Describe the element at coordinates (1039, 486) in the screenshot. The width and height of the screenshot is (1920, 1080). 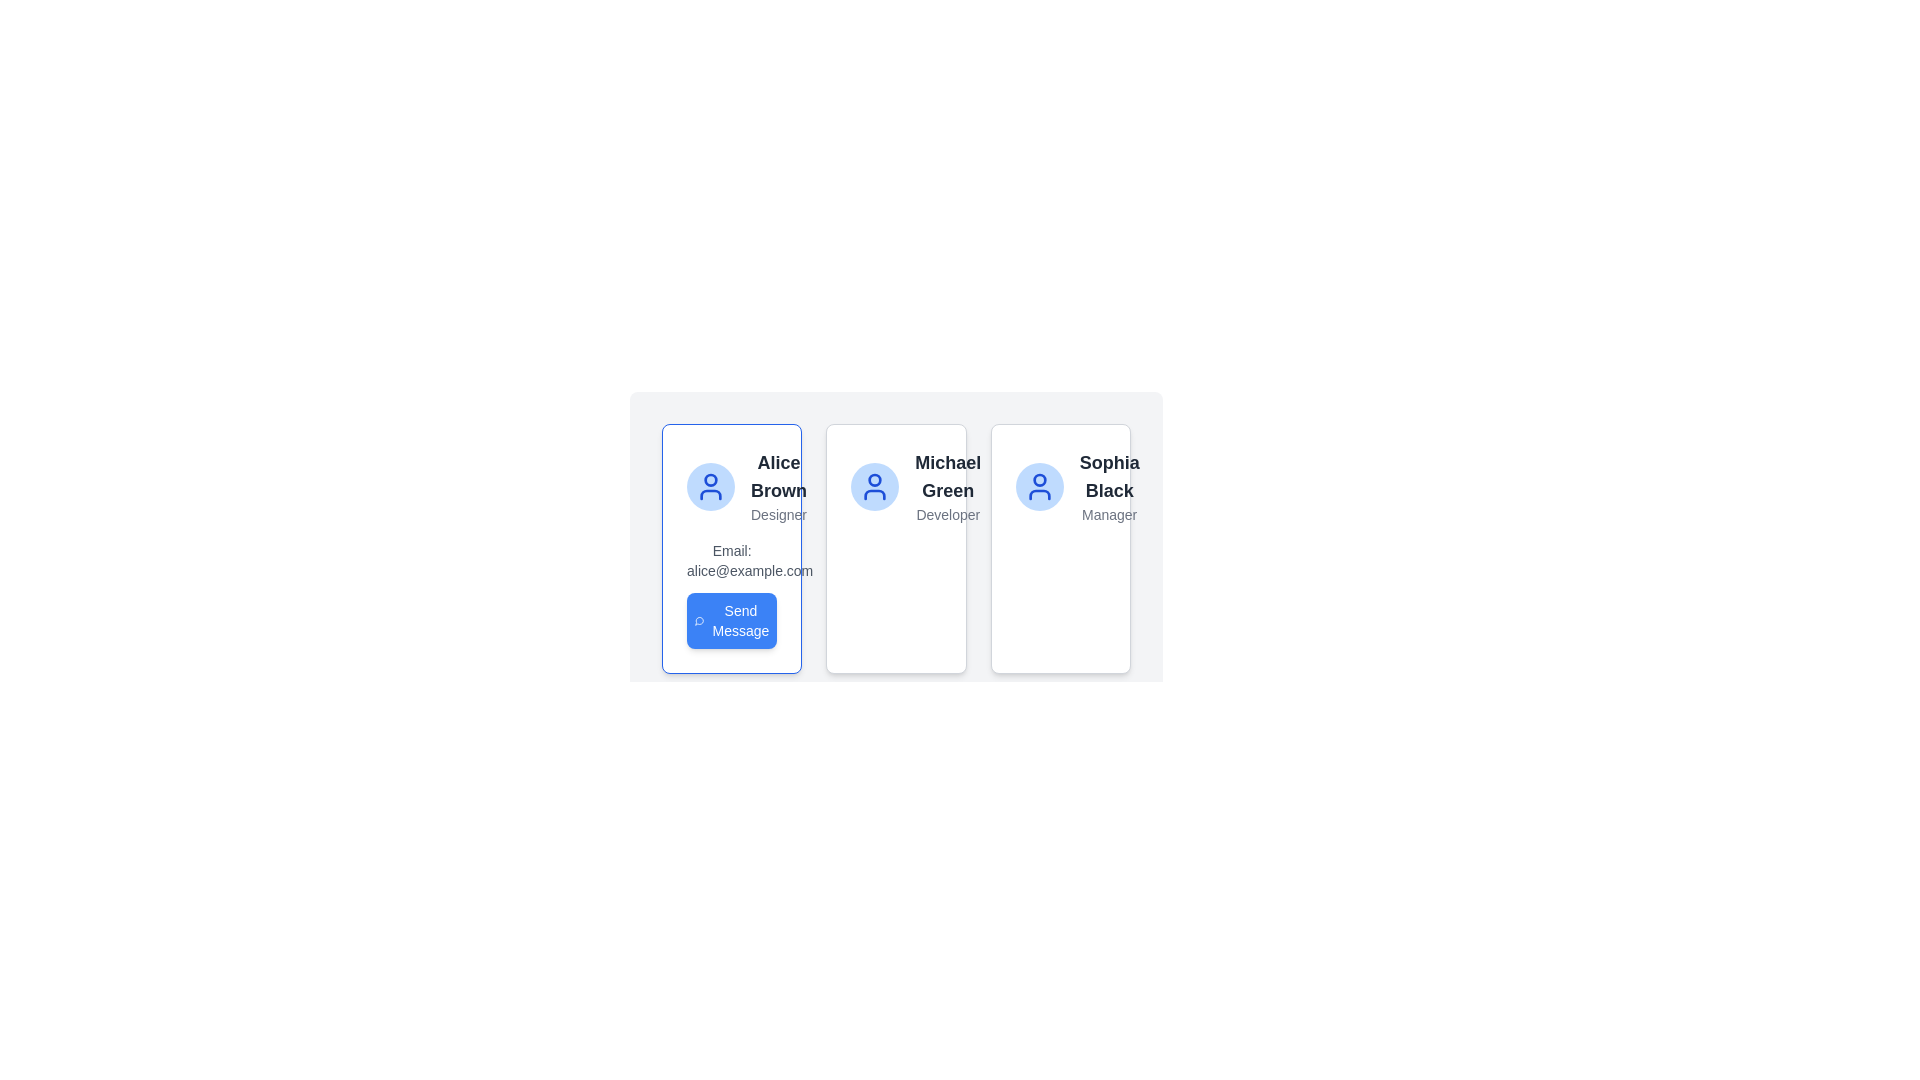
I see `the User Profile Icon located at the center of the third card` at that location.